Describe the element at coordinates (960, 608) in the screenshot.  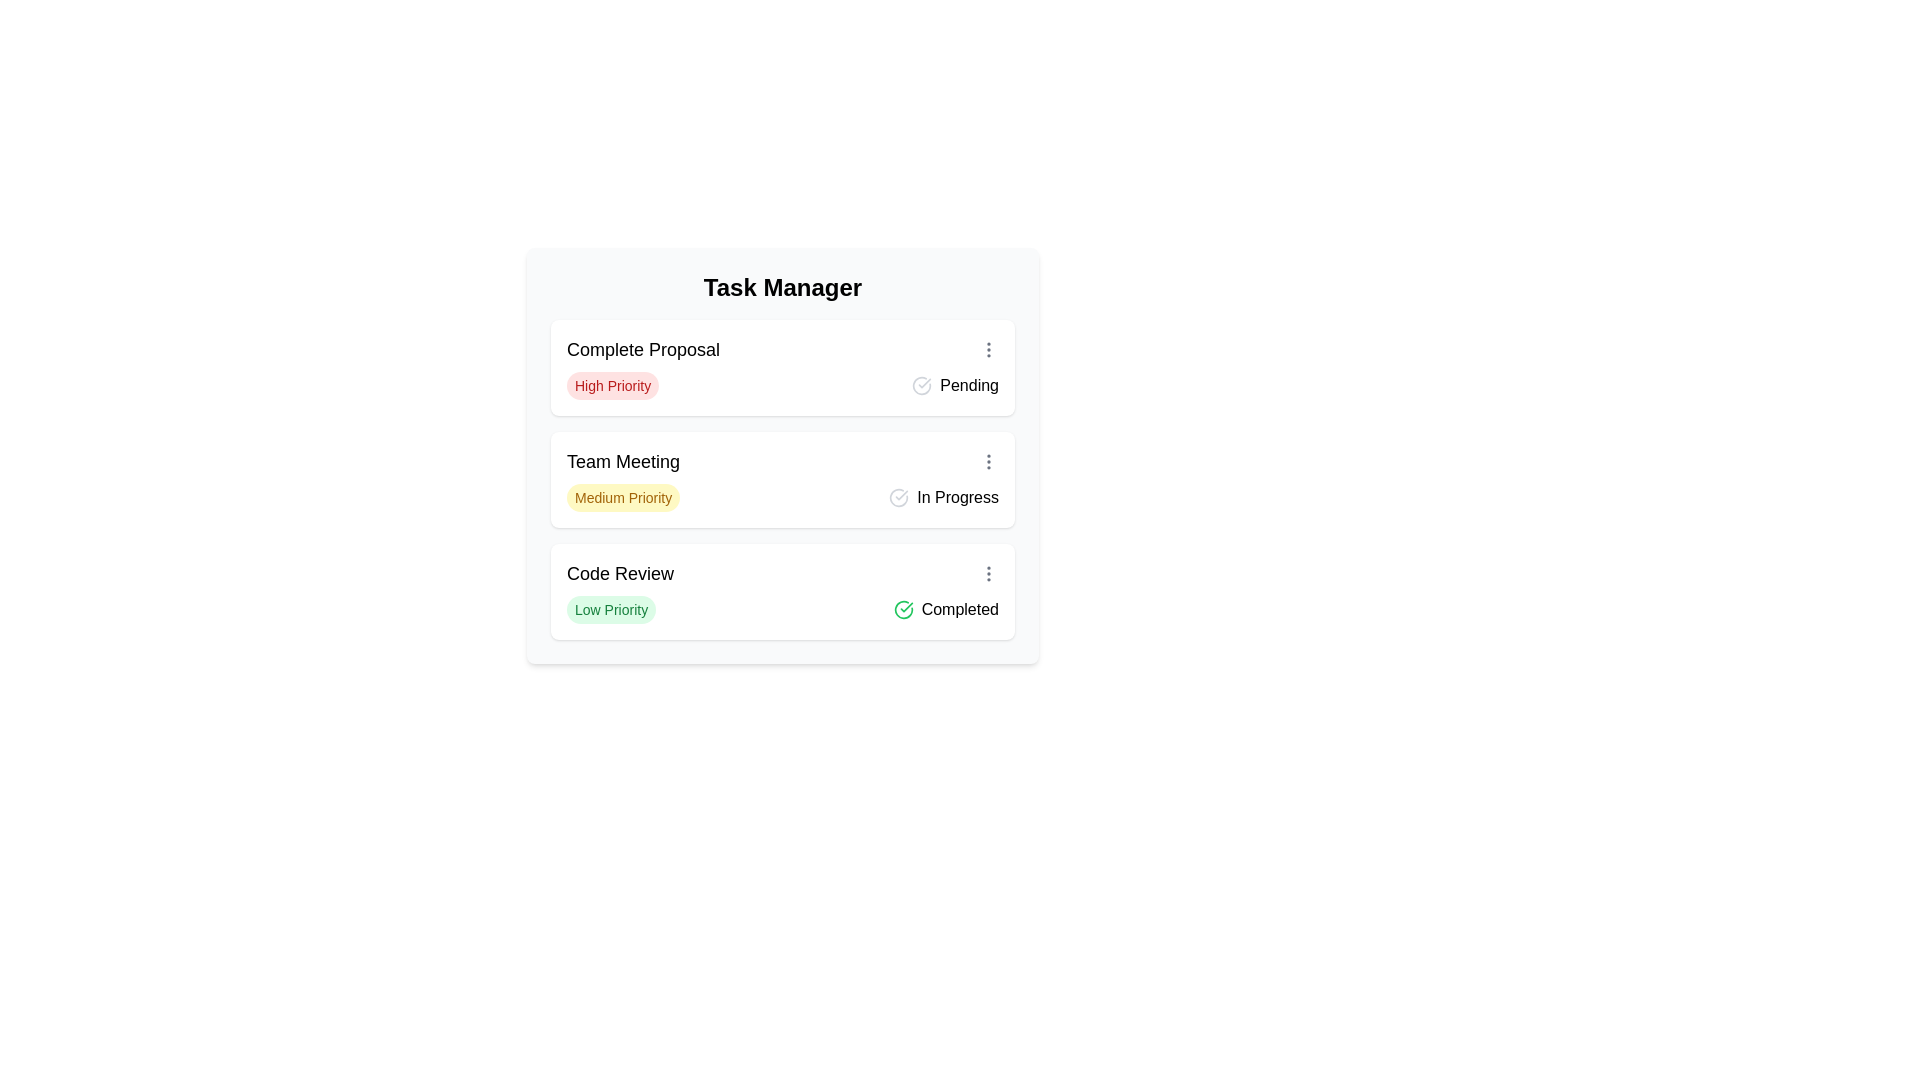
I see `the displayed information from the Text Label indicating the 'Code Review' task status` at that location.